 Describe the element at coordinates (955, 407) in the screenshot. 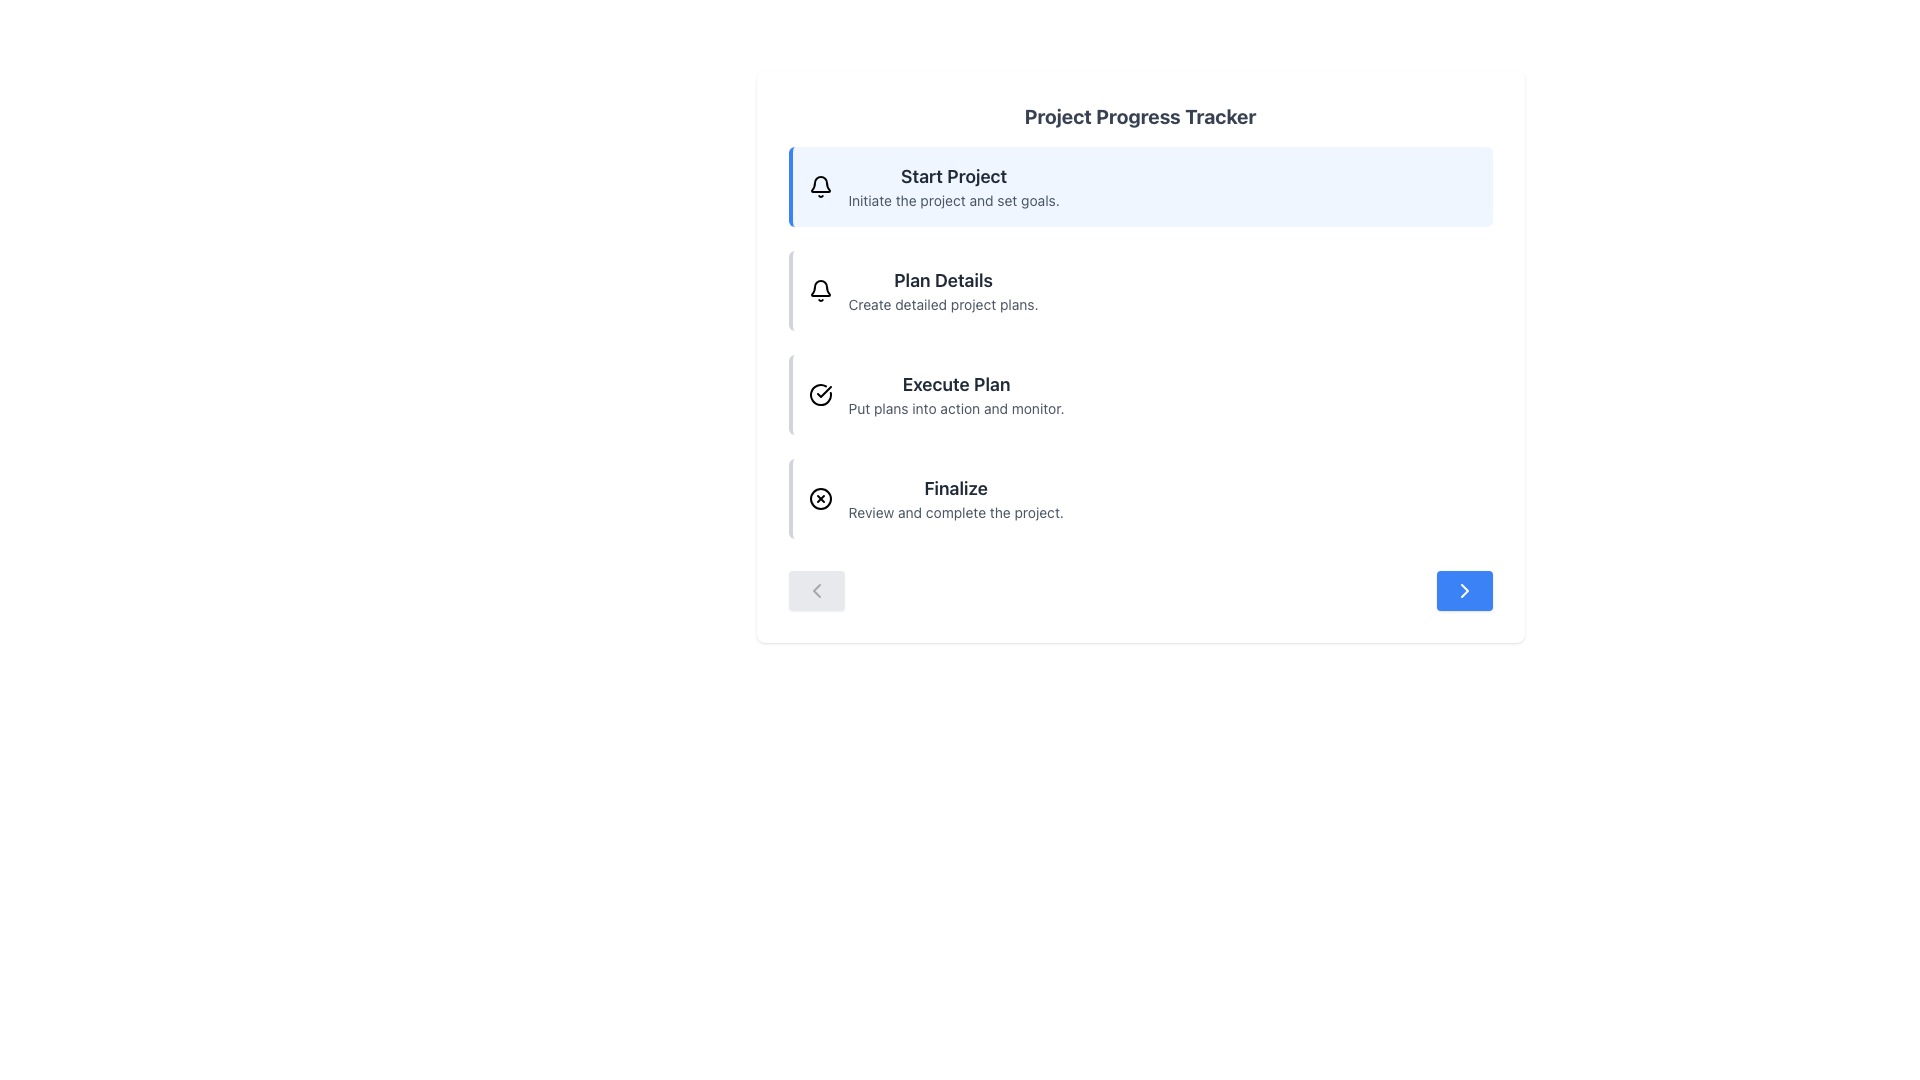

I see `text label that says 'Put plans into action and monitor.' which is located below the heading 'Execute Plan'` at that location.